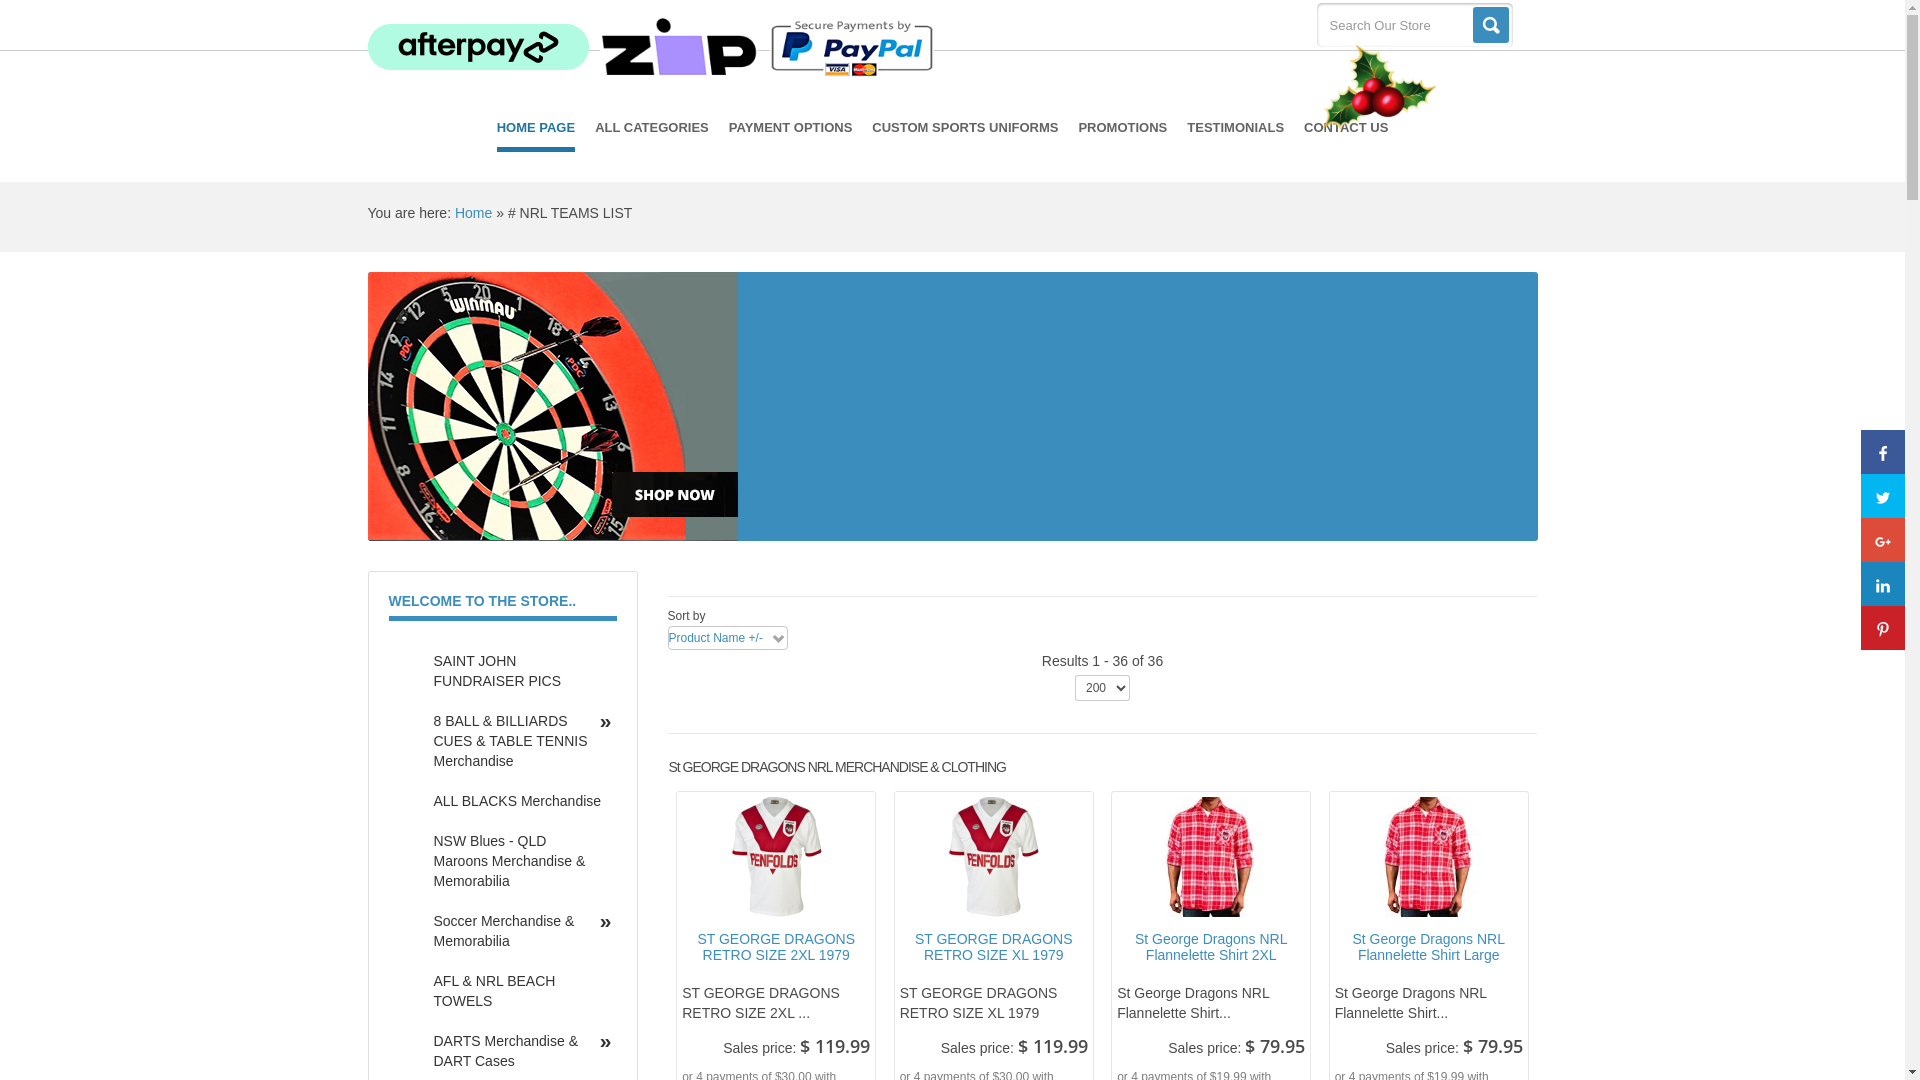  What do you see at coordinates (993, 947) in the screenshot?
I see `'ST GEORGE DRAGONS RETRO SIZE XL 1979'` at bounding box center [993, 947].